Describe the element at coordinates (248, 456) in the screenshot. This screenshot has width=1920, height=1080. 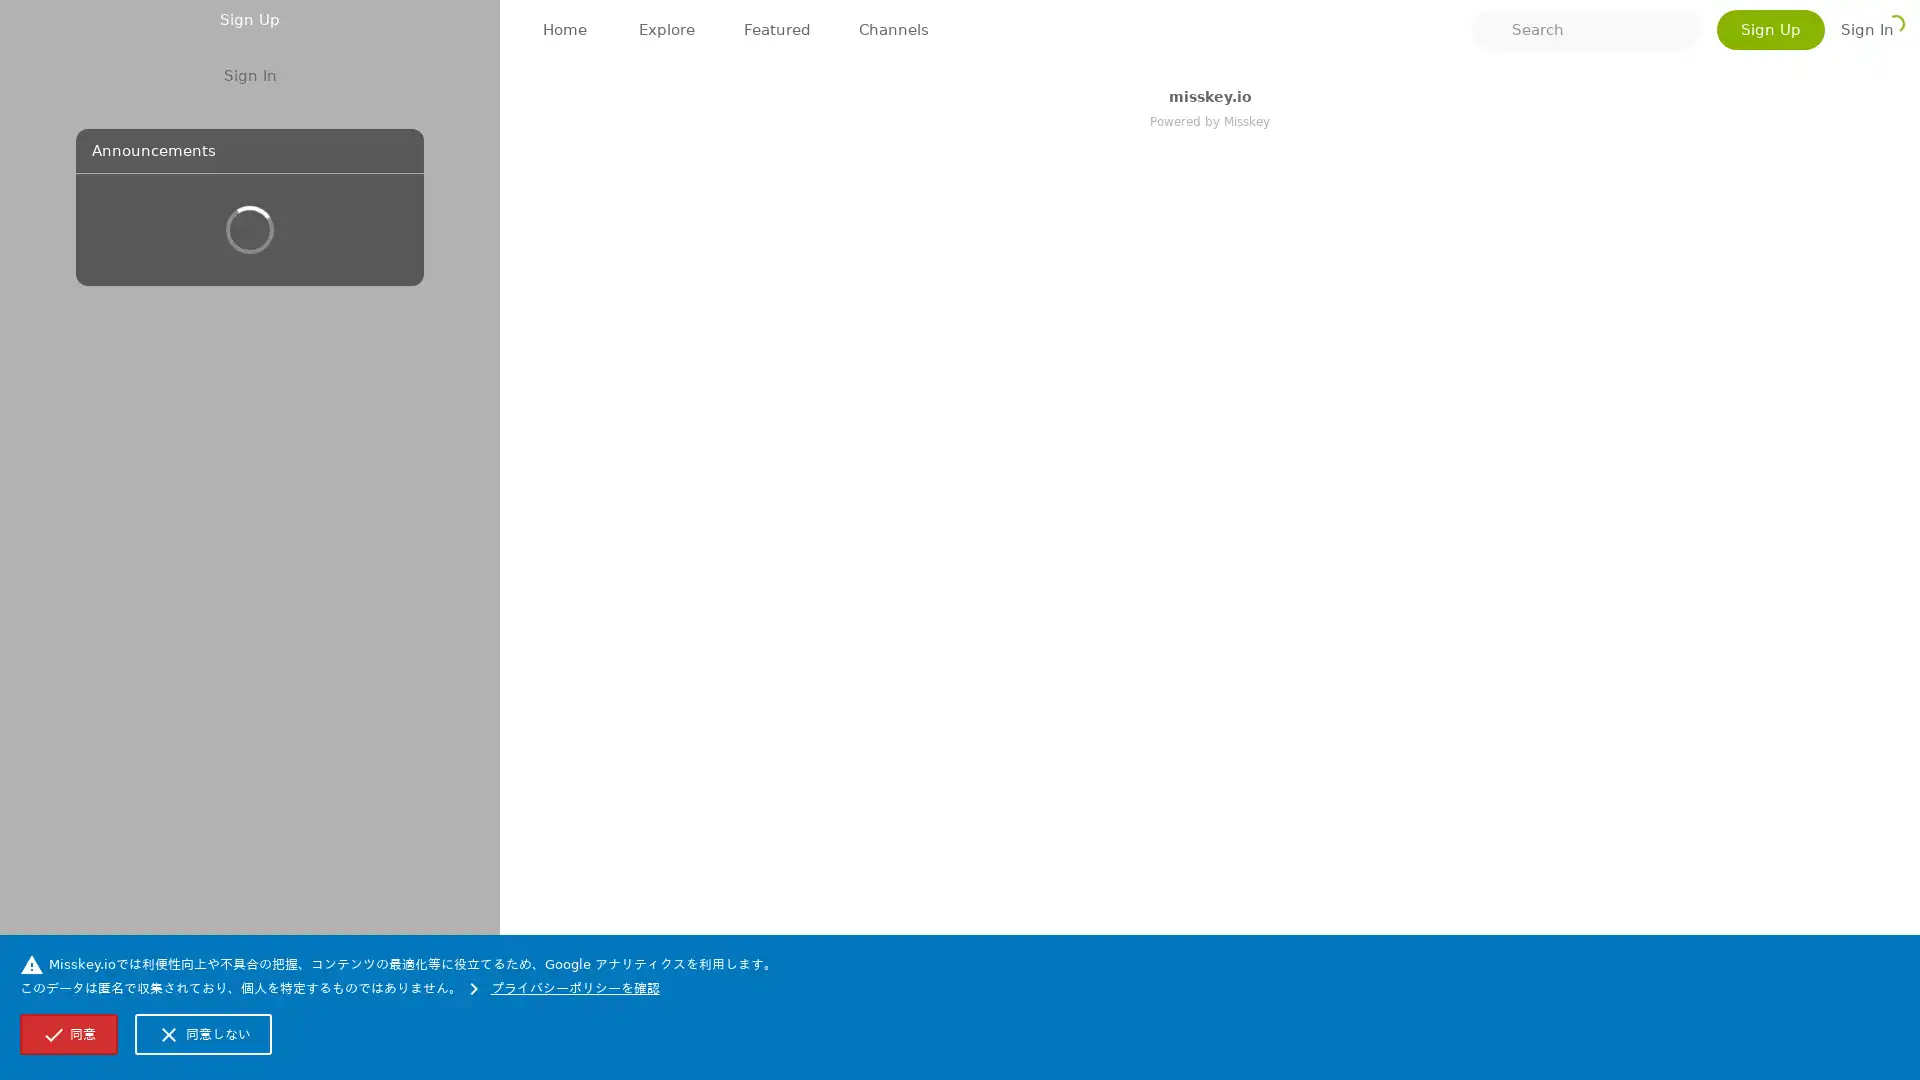
I see `Sign Up` at that location.